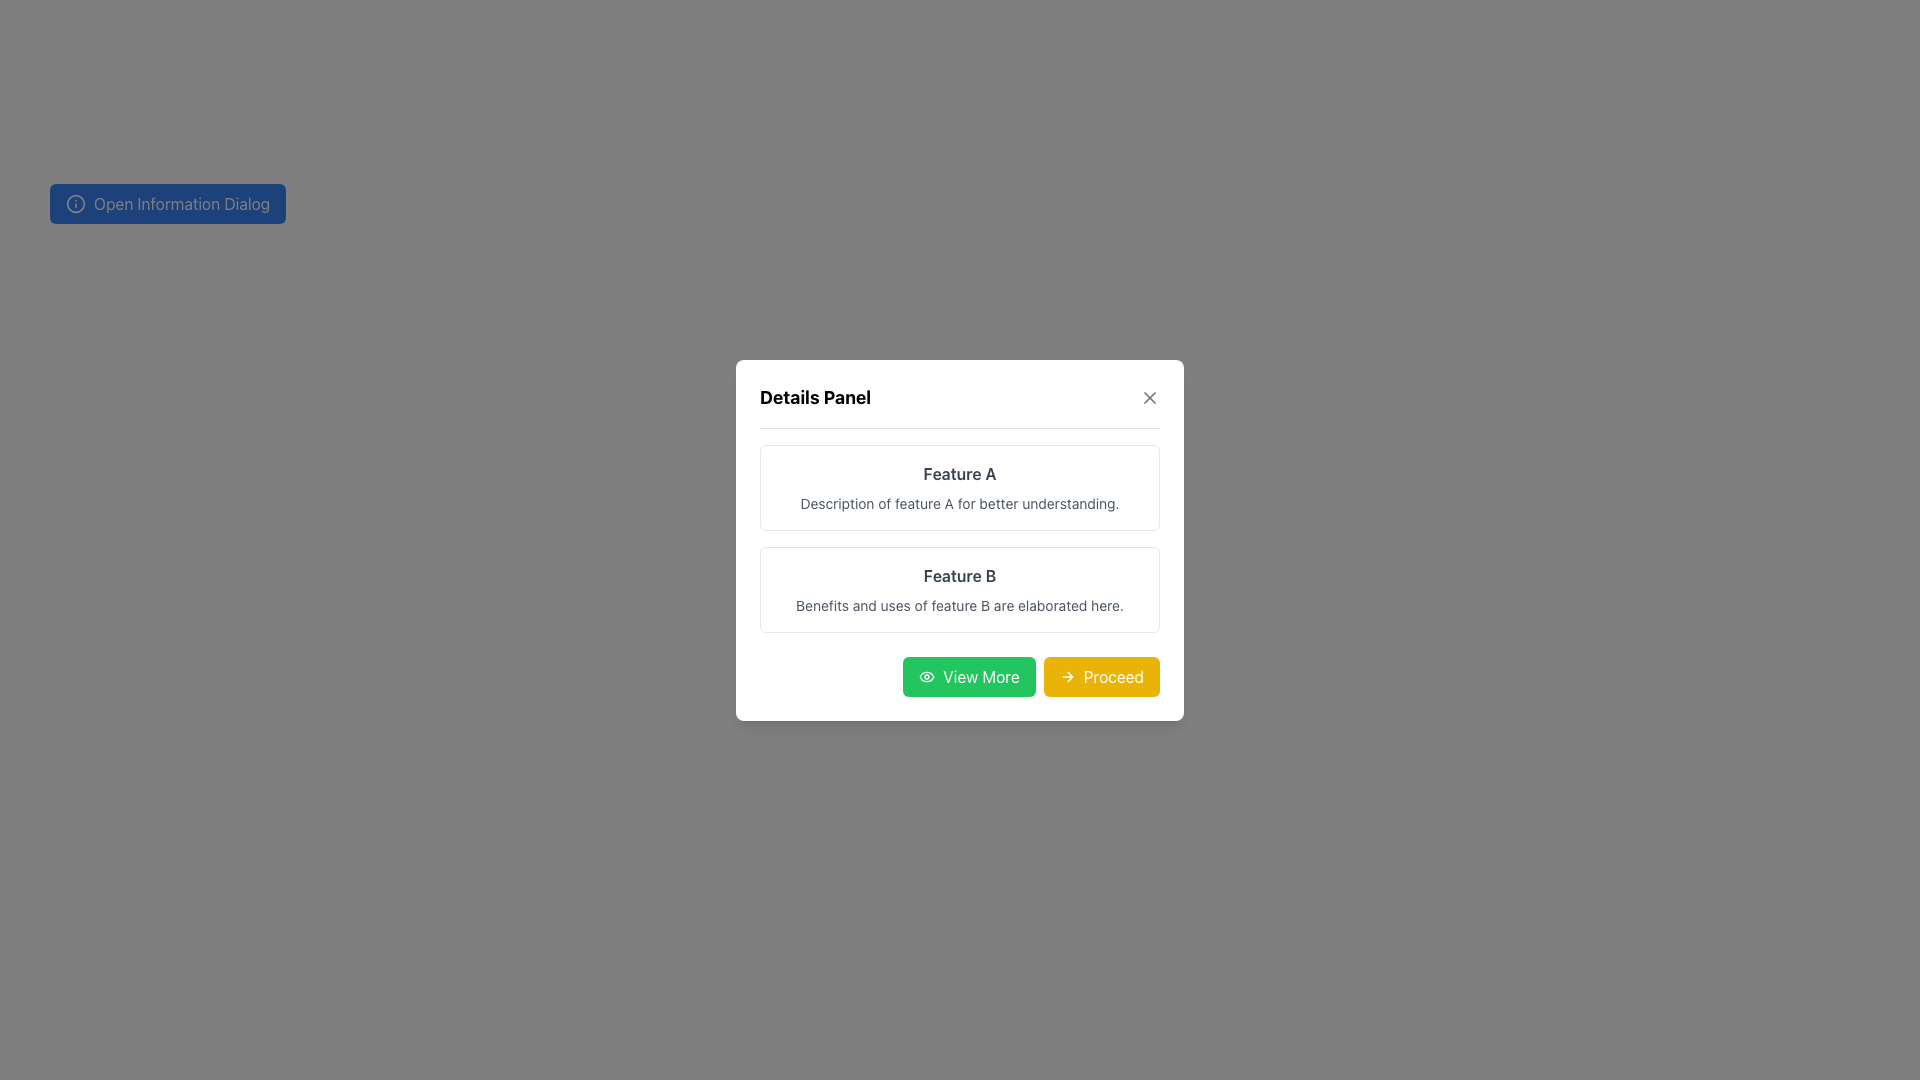  What do you see at coordinates (960, 473) in the screenshot?
I see `the Text Label that serves as a title heading for the section describing a feature, located at the upper part of the 'Details Panel' modal` at bounding box center [960, 473].